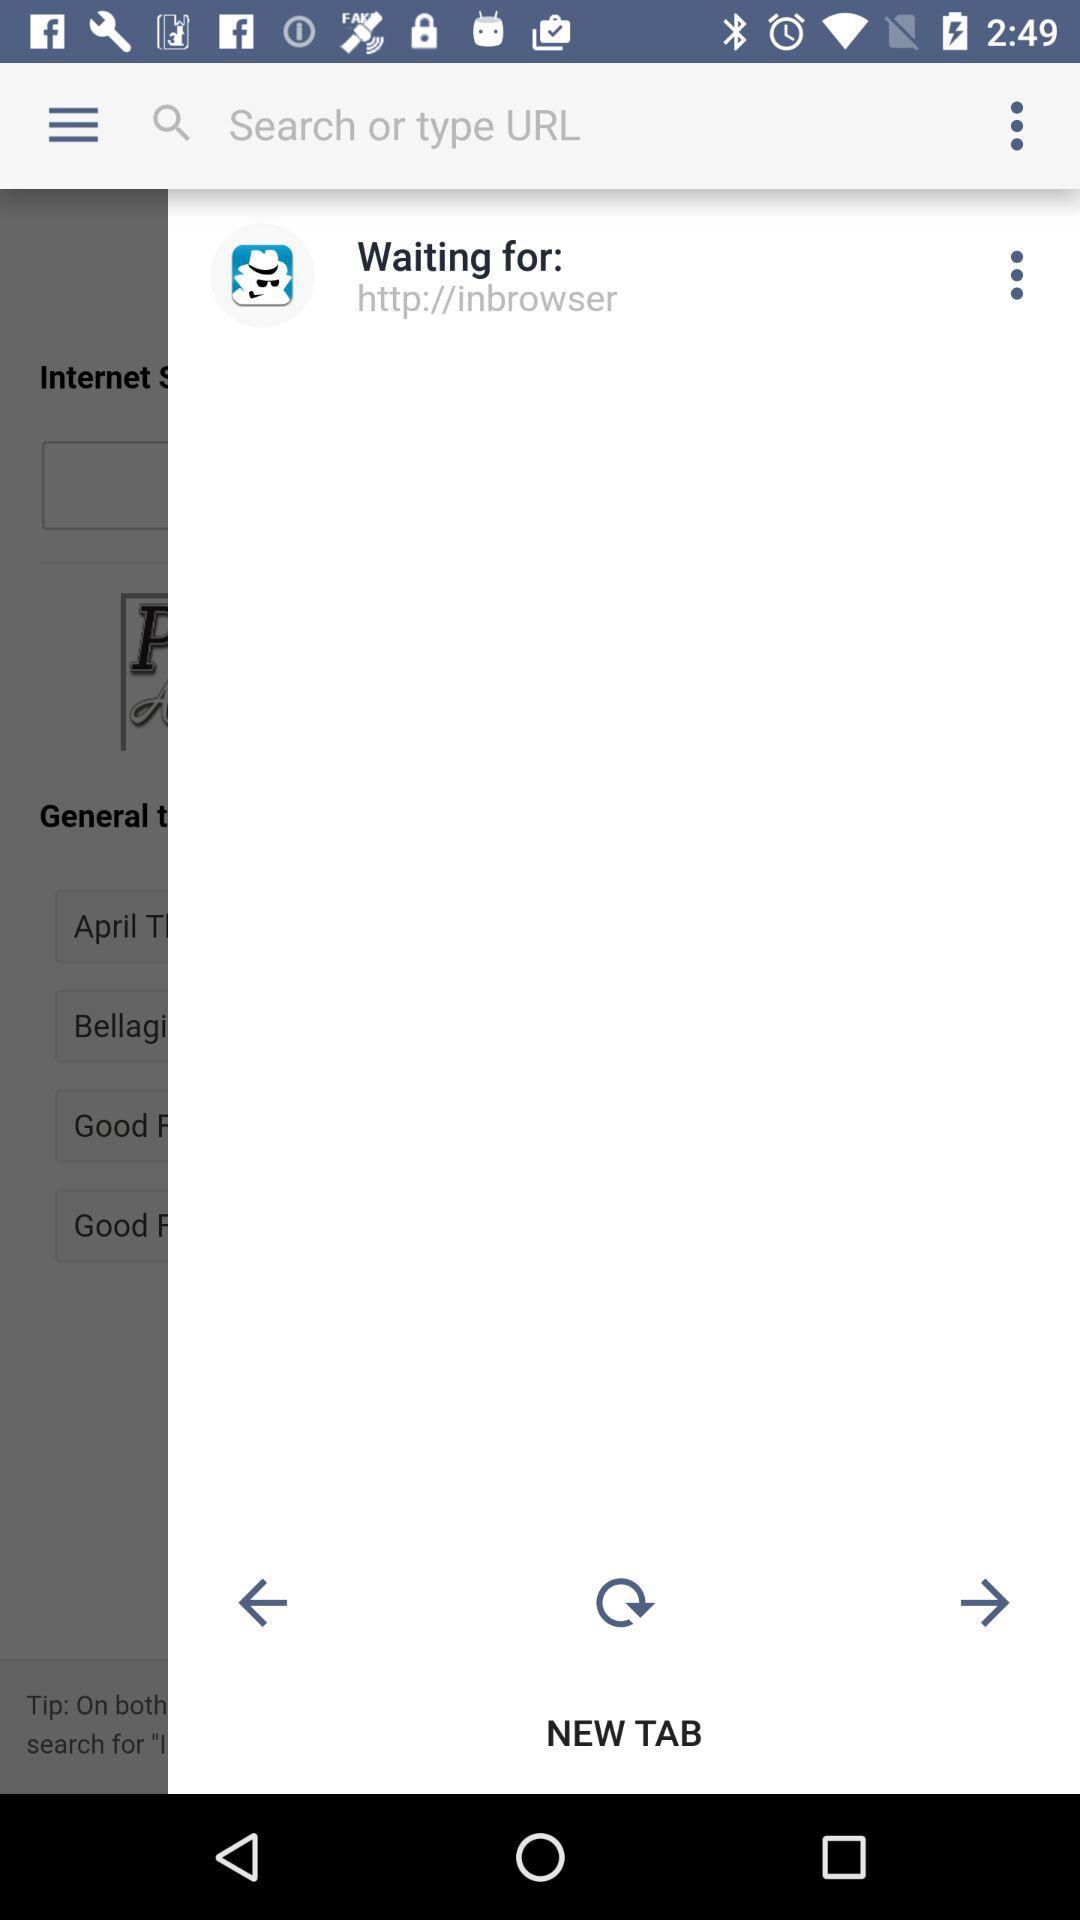  What do you see at coordinates (984, 1603) in the screenshot?
I see `next page` at bounding box center [984, 1603].